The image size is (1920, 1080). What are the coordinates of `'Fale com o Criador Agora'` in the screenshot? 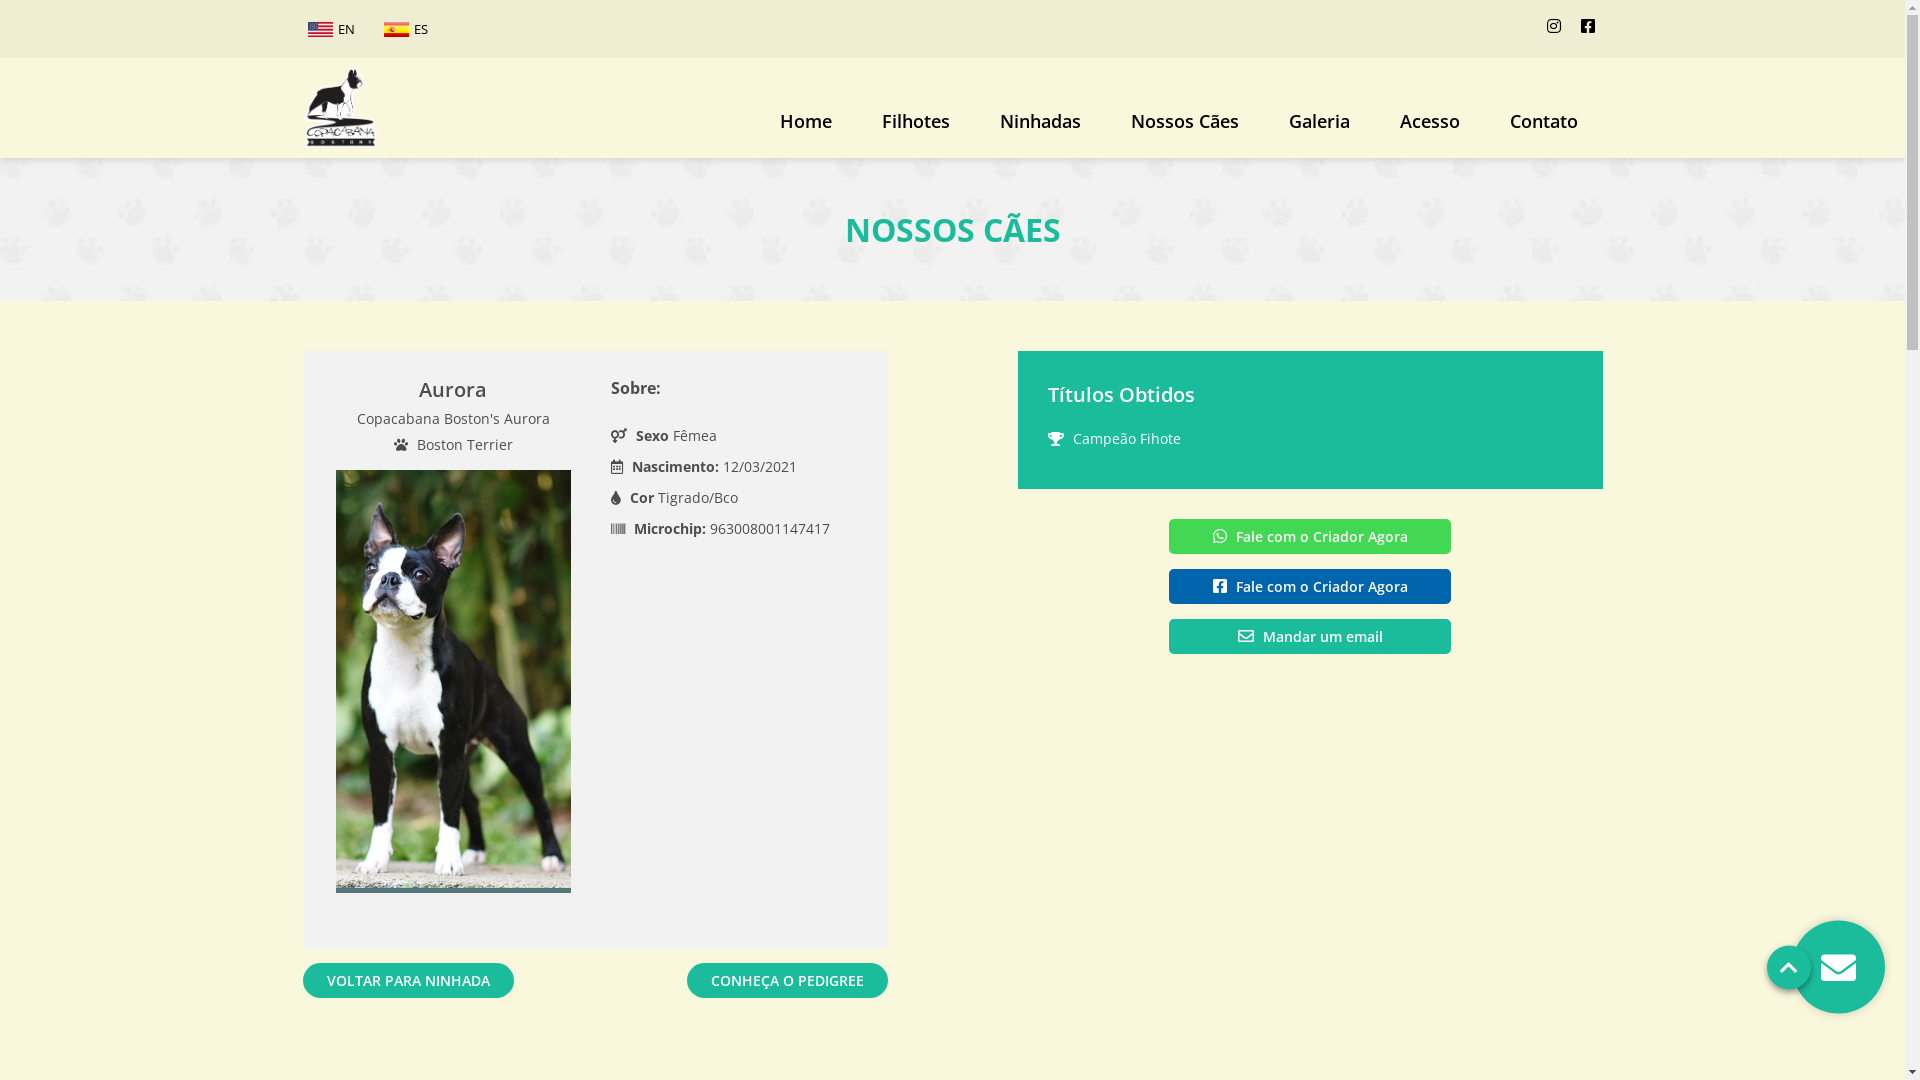 It's located at (1310, 585).